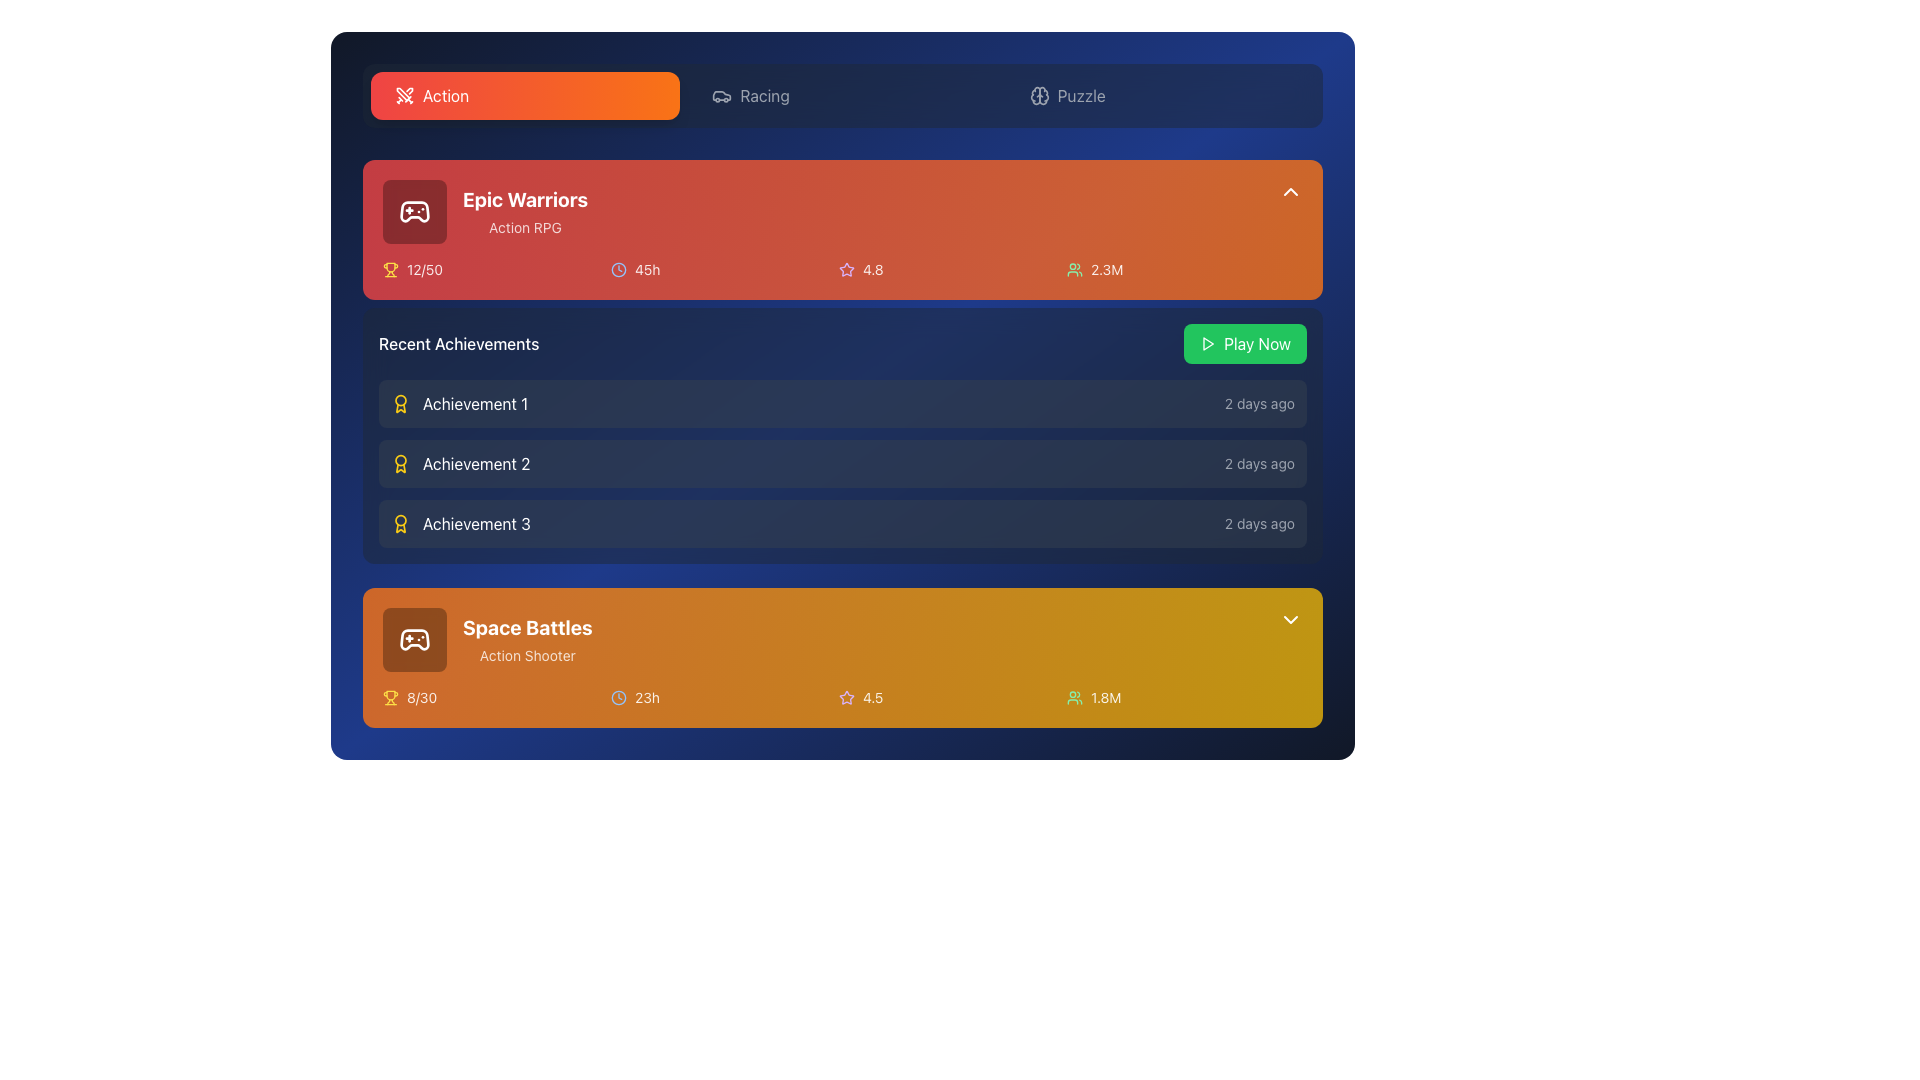 The height and width of the screenshot is (1080, 1920). Describe the element at coordinates (1207, 342) in the screenshot. I see `the play icon, a triangular arrow pointing right, located within the green 'Play Now' button in the top-right quadrant of the 'Epic Warriors' game card to initiate the play action` at that location.